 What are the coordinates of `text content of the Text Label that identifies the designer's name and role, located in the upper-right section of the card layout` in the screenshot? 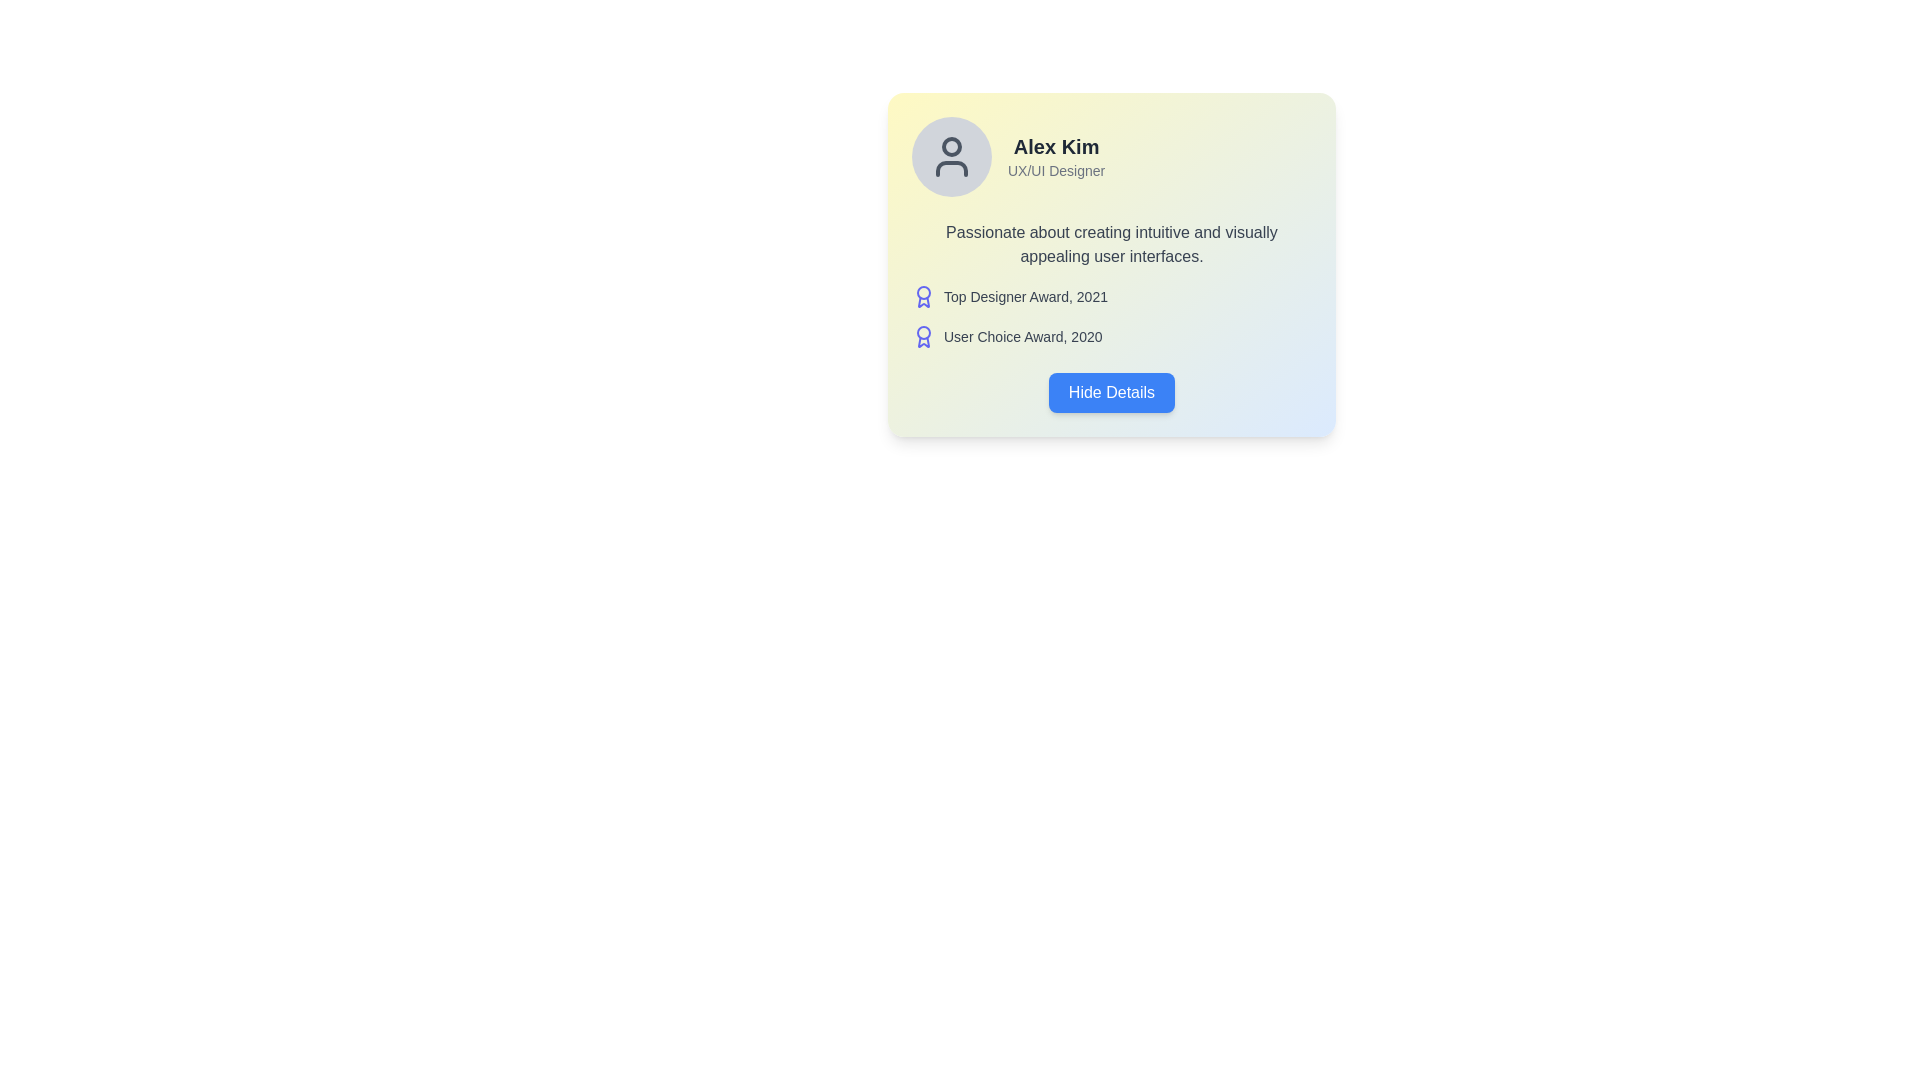 It's located at (1055, 156).